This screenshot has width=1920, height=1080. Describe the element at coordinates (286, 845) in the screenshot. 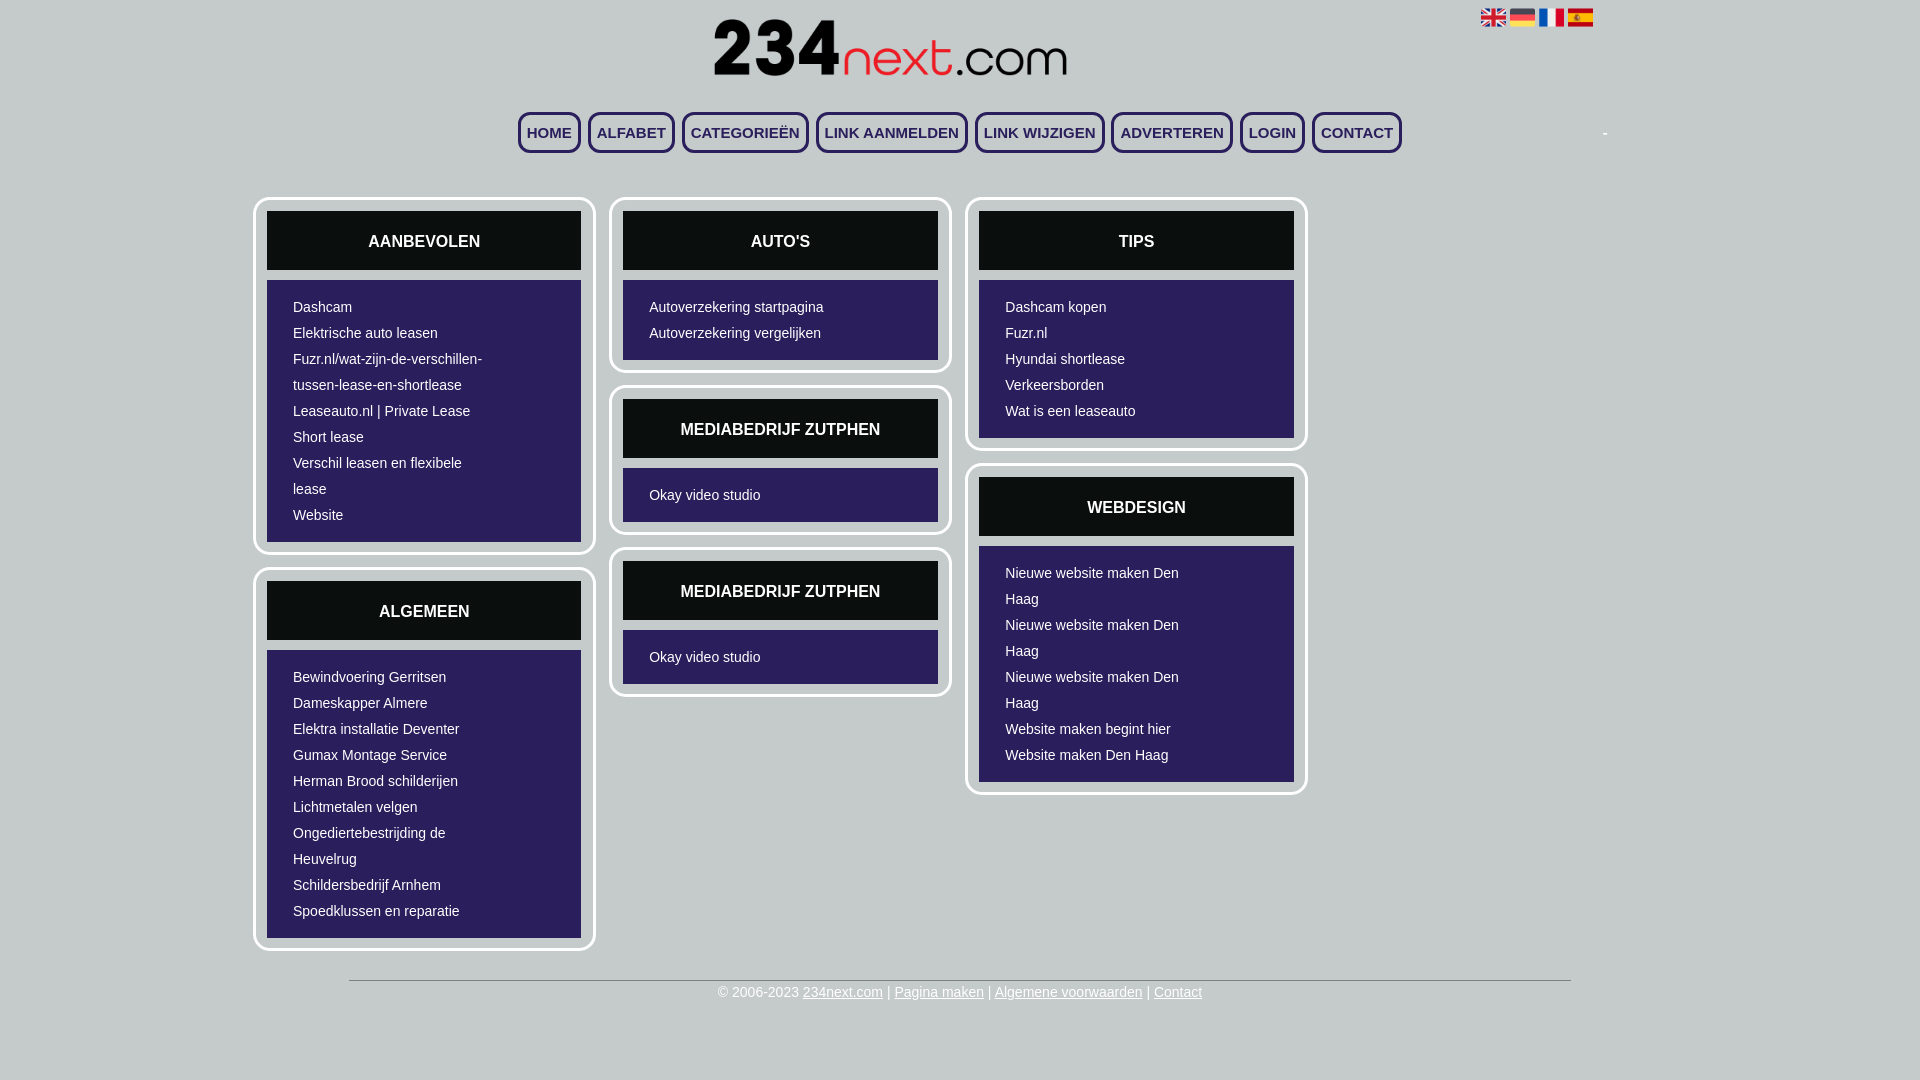

I see `'Ongediertebestrijding de Heuvelrug'` at that location.